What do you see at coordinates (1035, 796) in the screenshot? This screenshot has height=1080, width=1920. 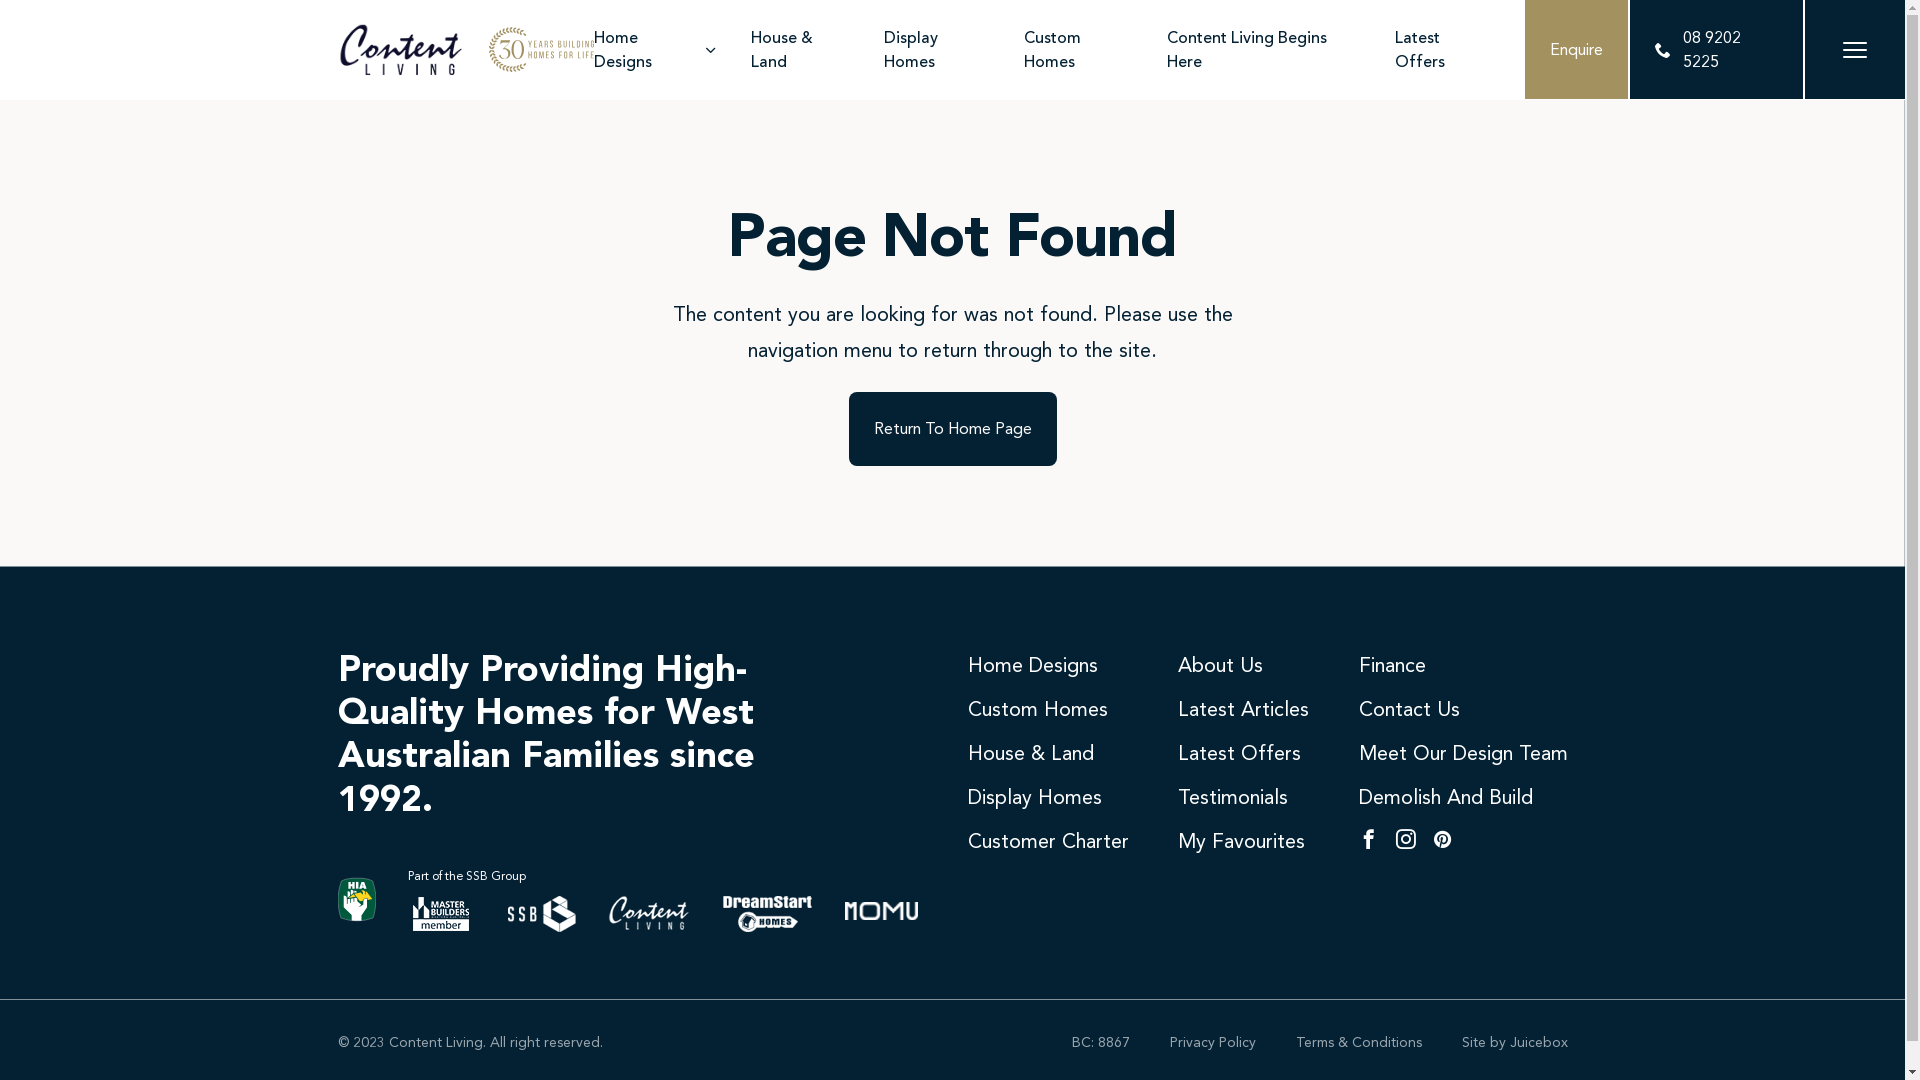 I see `'Display Homes'` at bounding box center [1035, 796].